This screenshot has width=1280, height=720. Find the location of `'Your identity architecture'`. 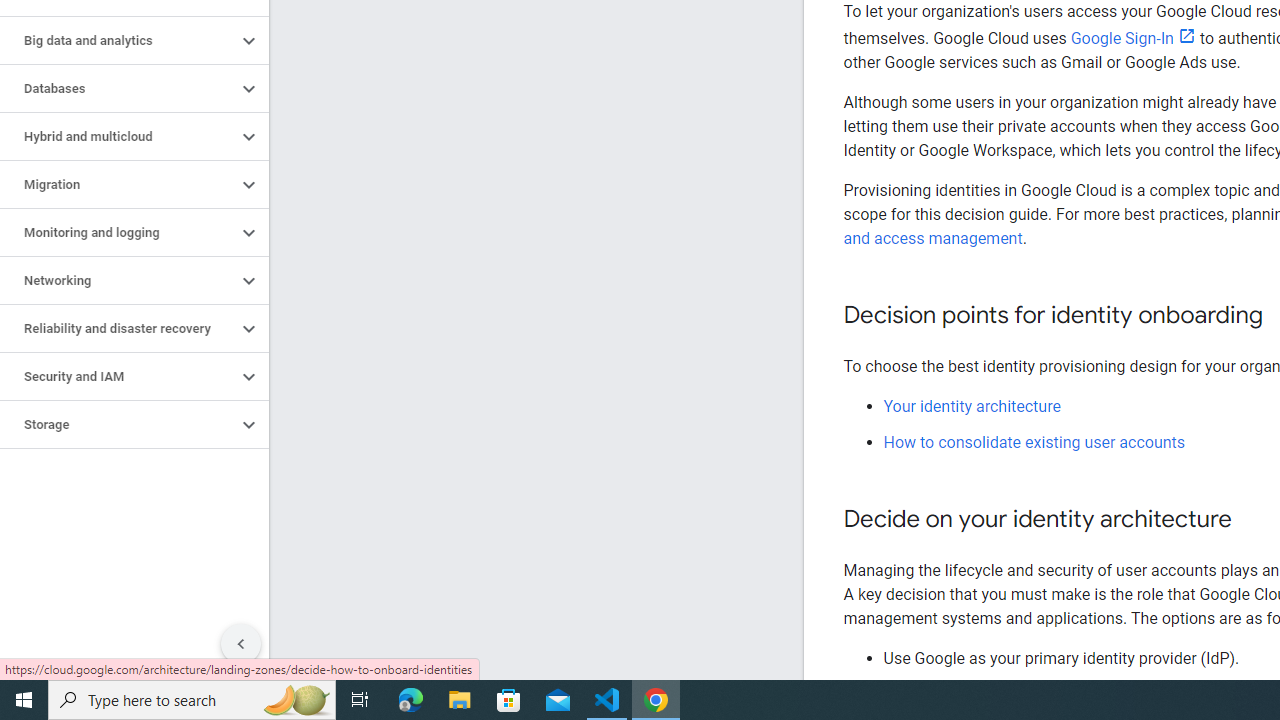

'Your identity architecture' is located at coordinates (972, 405).